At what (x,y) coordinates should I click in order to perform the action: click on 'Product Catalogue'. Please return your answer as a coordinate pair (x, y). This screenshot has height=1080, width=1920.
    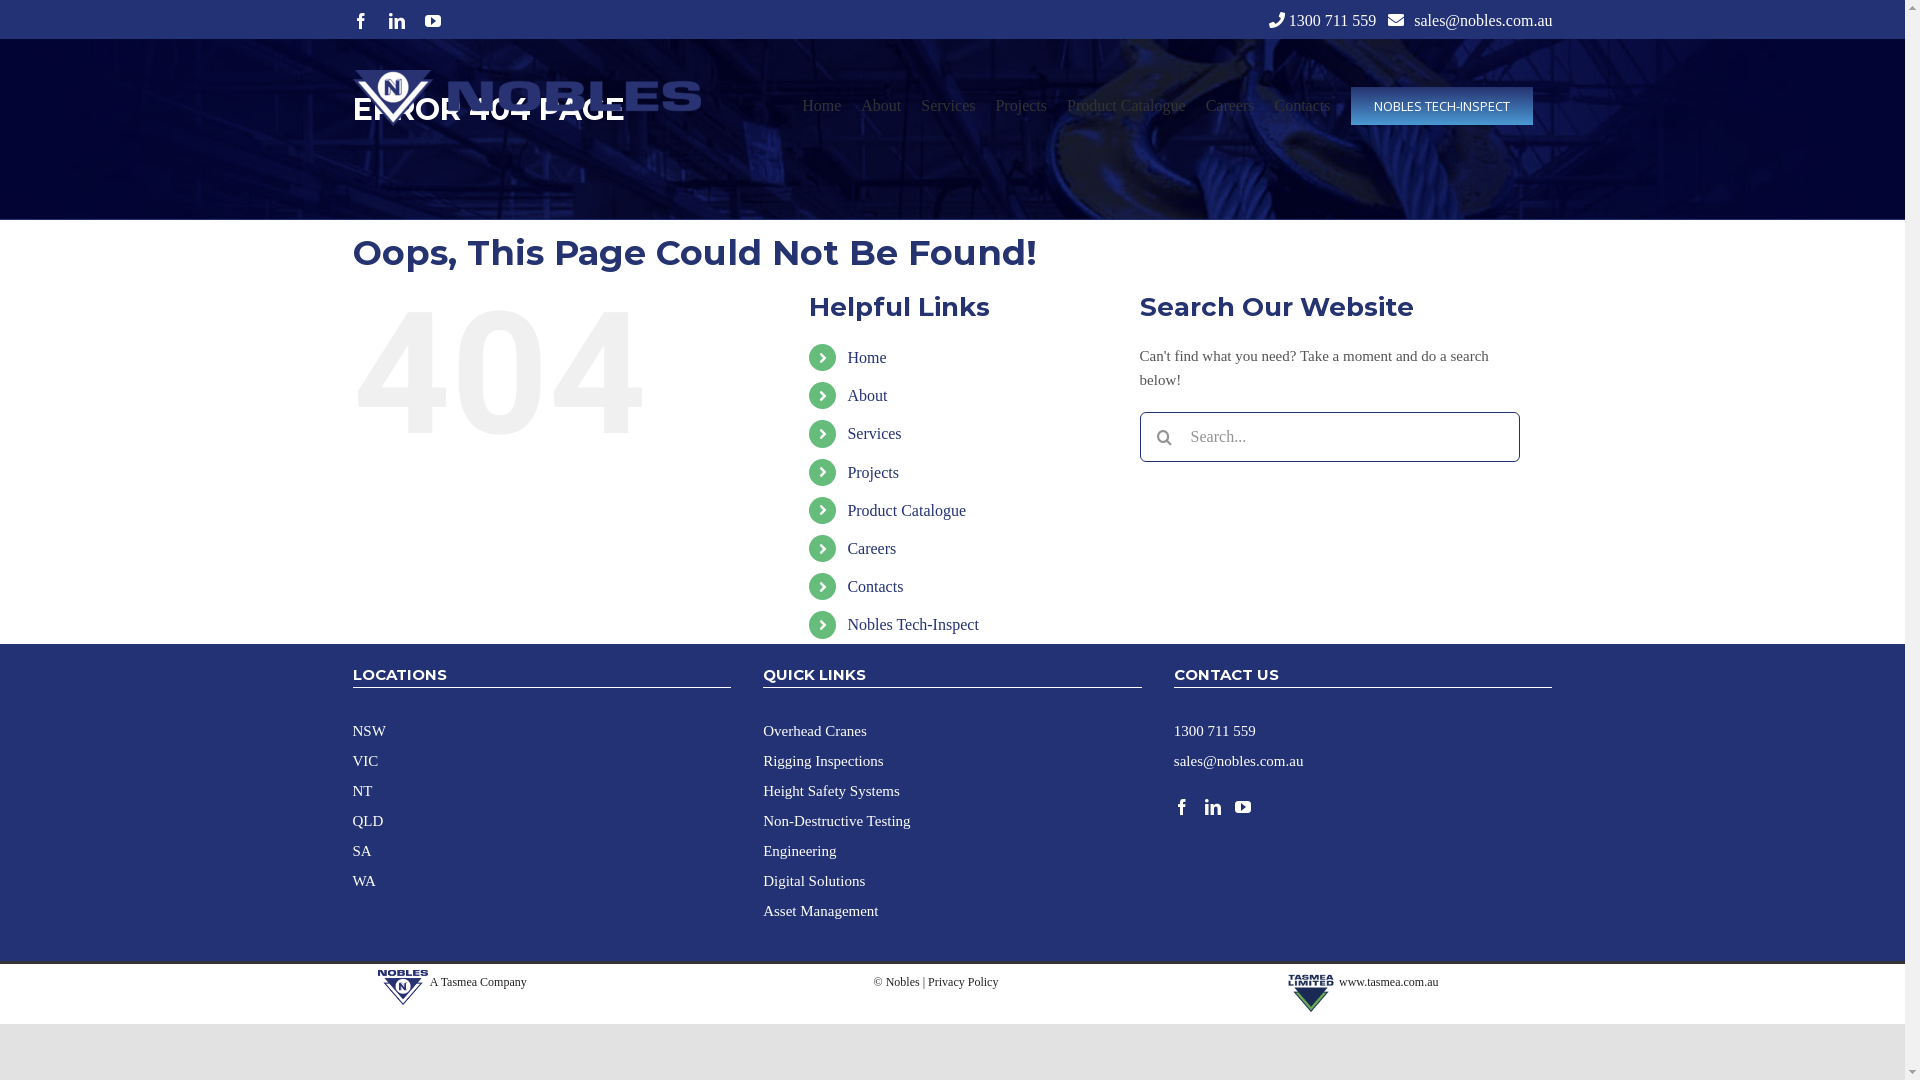
    Looking at the image, I should click on (905, 509).